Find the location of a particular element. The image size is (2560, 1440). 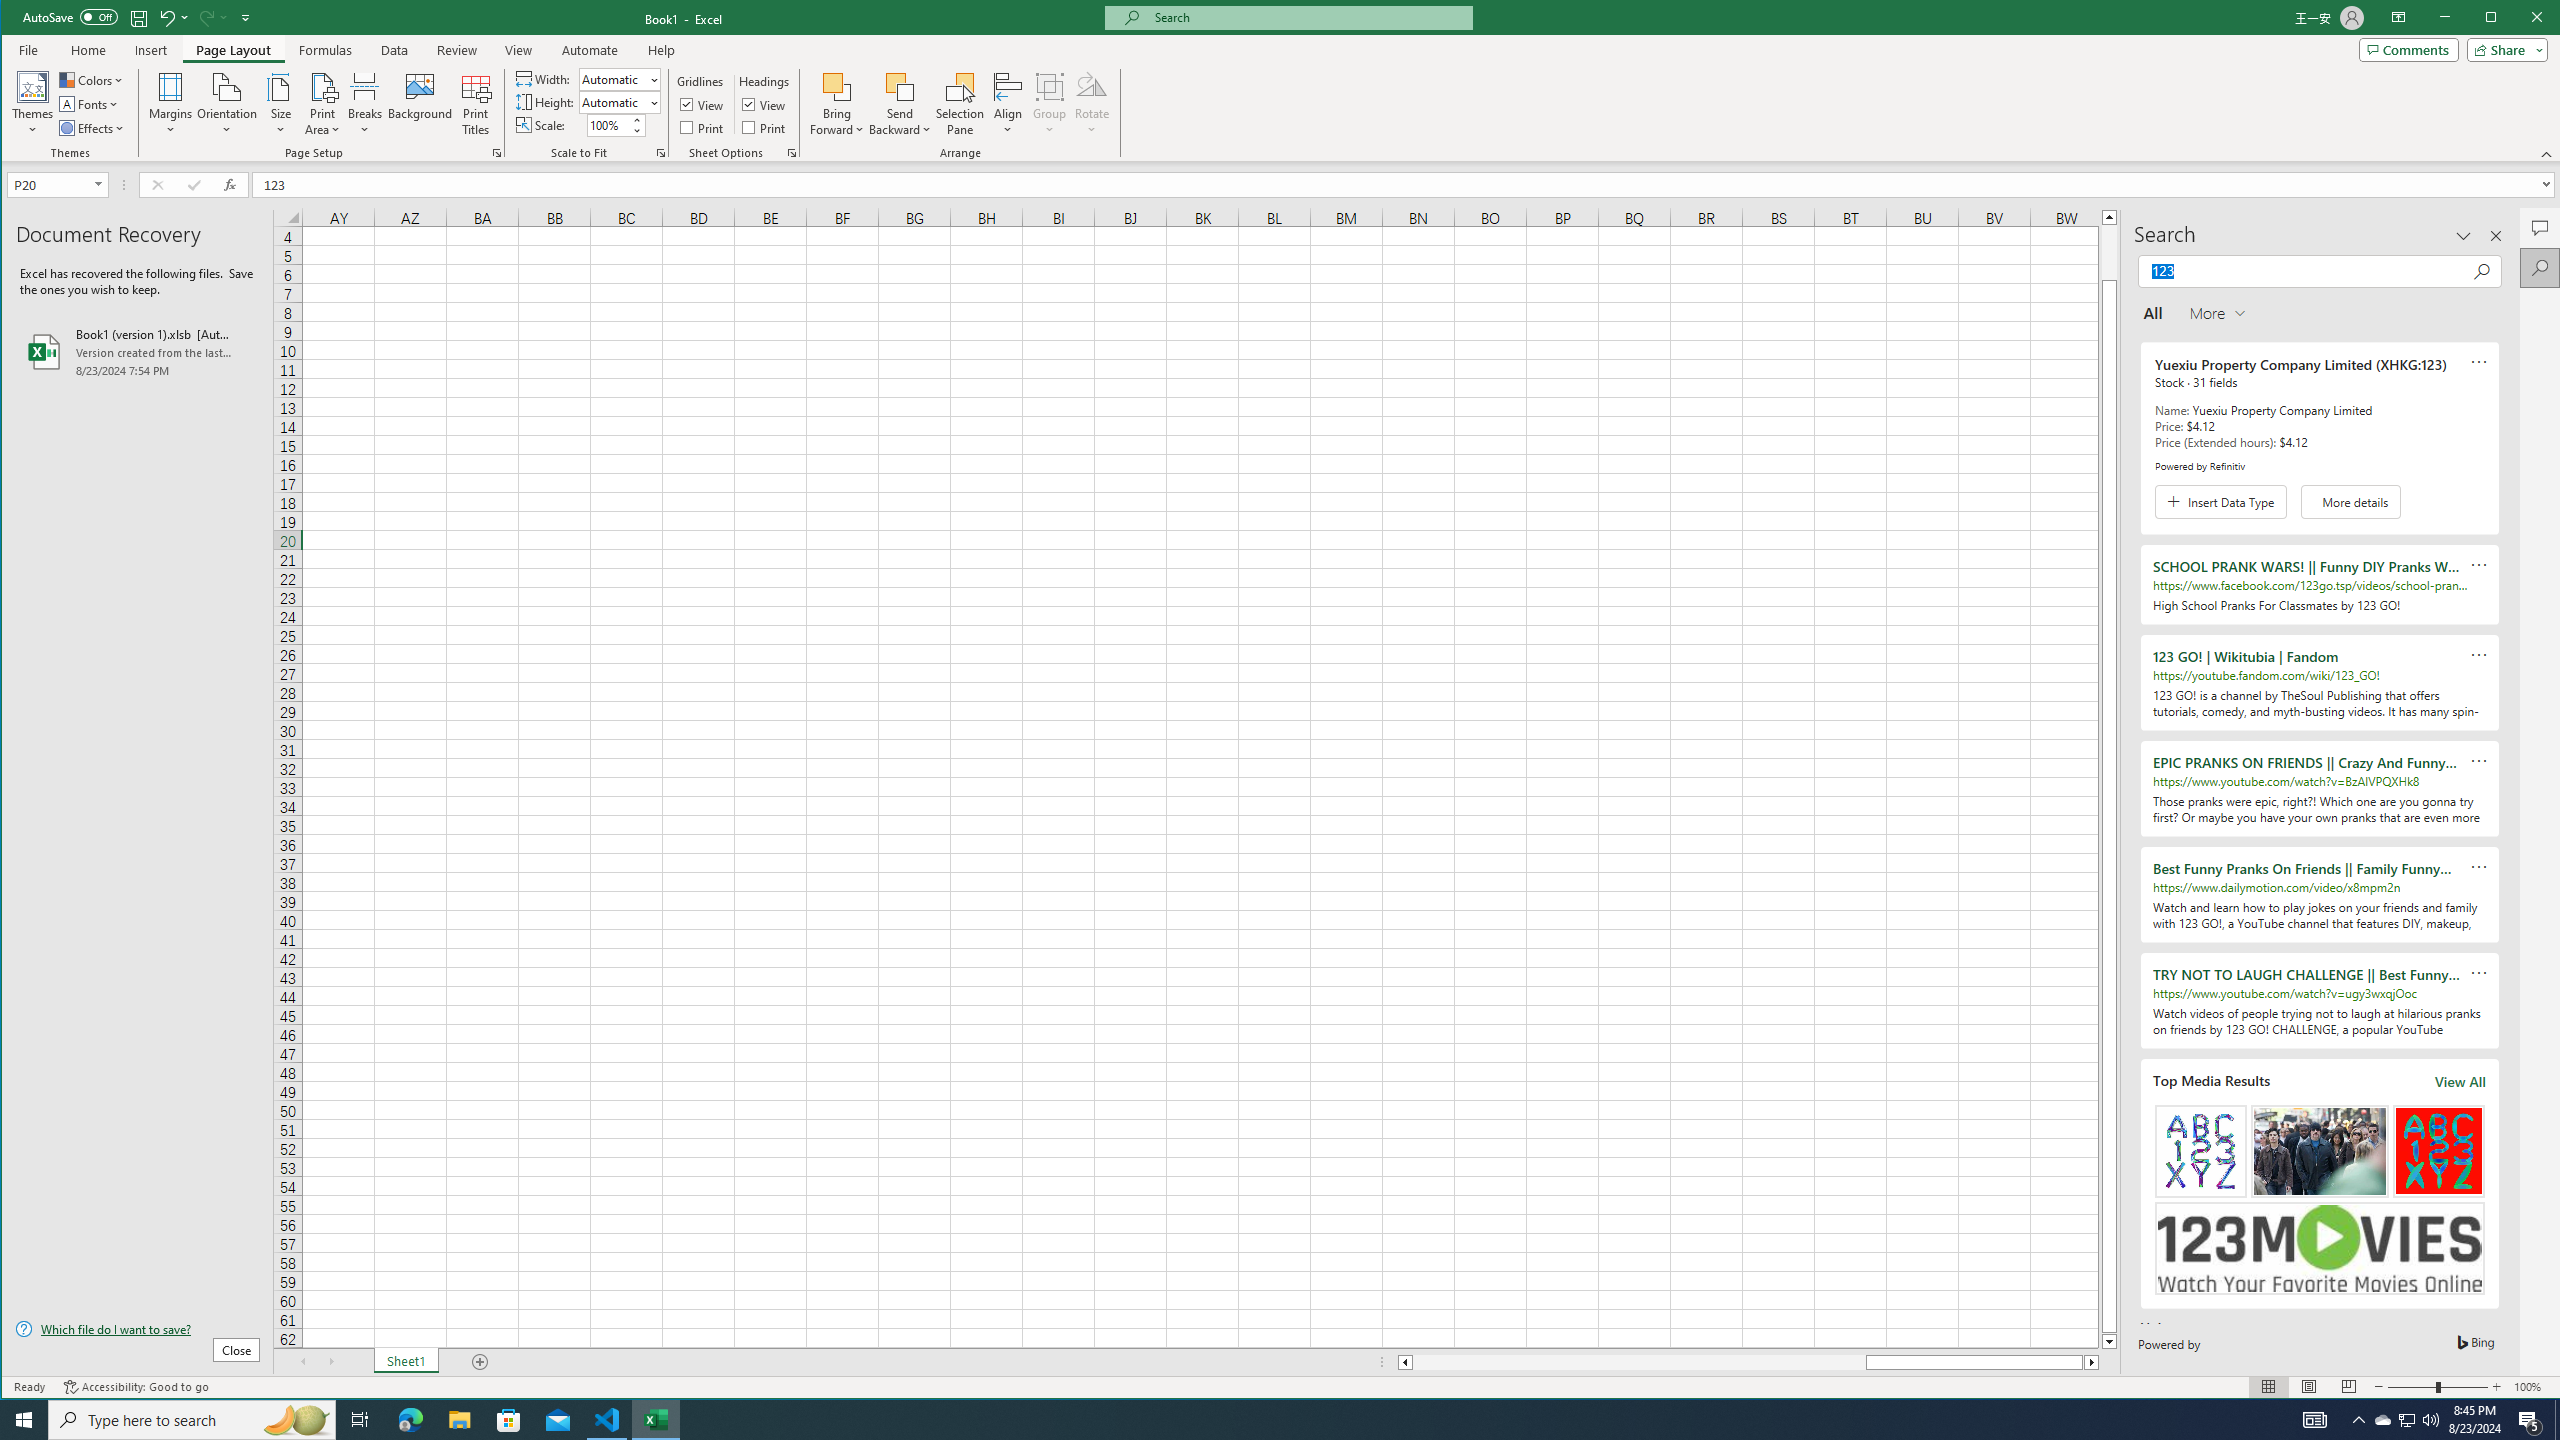

'Share' is located at coordinates (2502, 49).